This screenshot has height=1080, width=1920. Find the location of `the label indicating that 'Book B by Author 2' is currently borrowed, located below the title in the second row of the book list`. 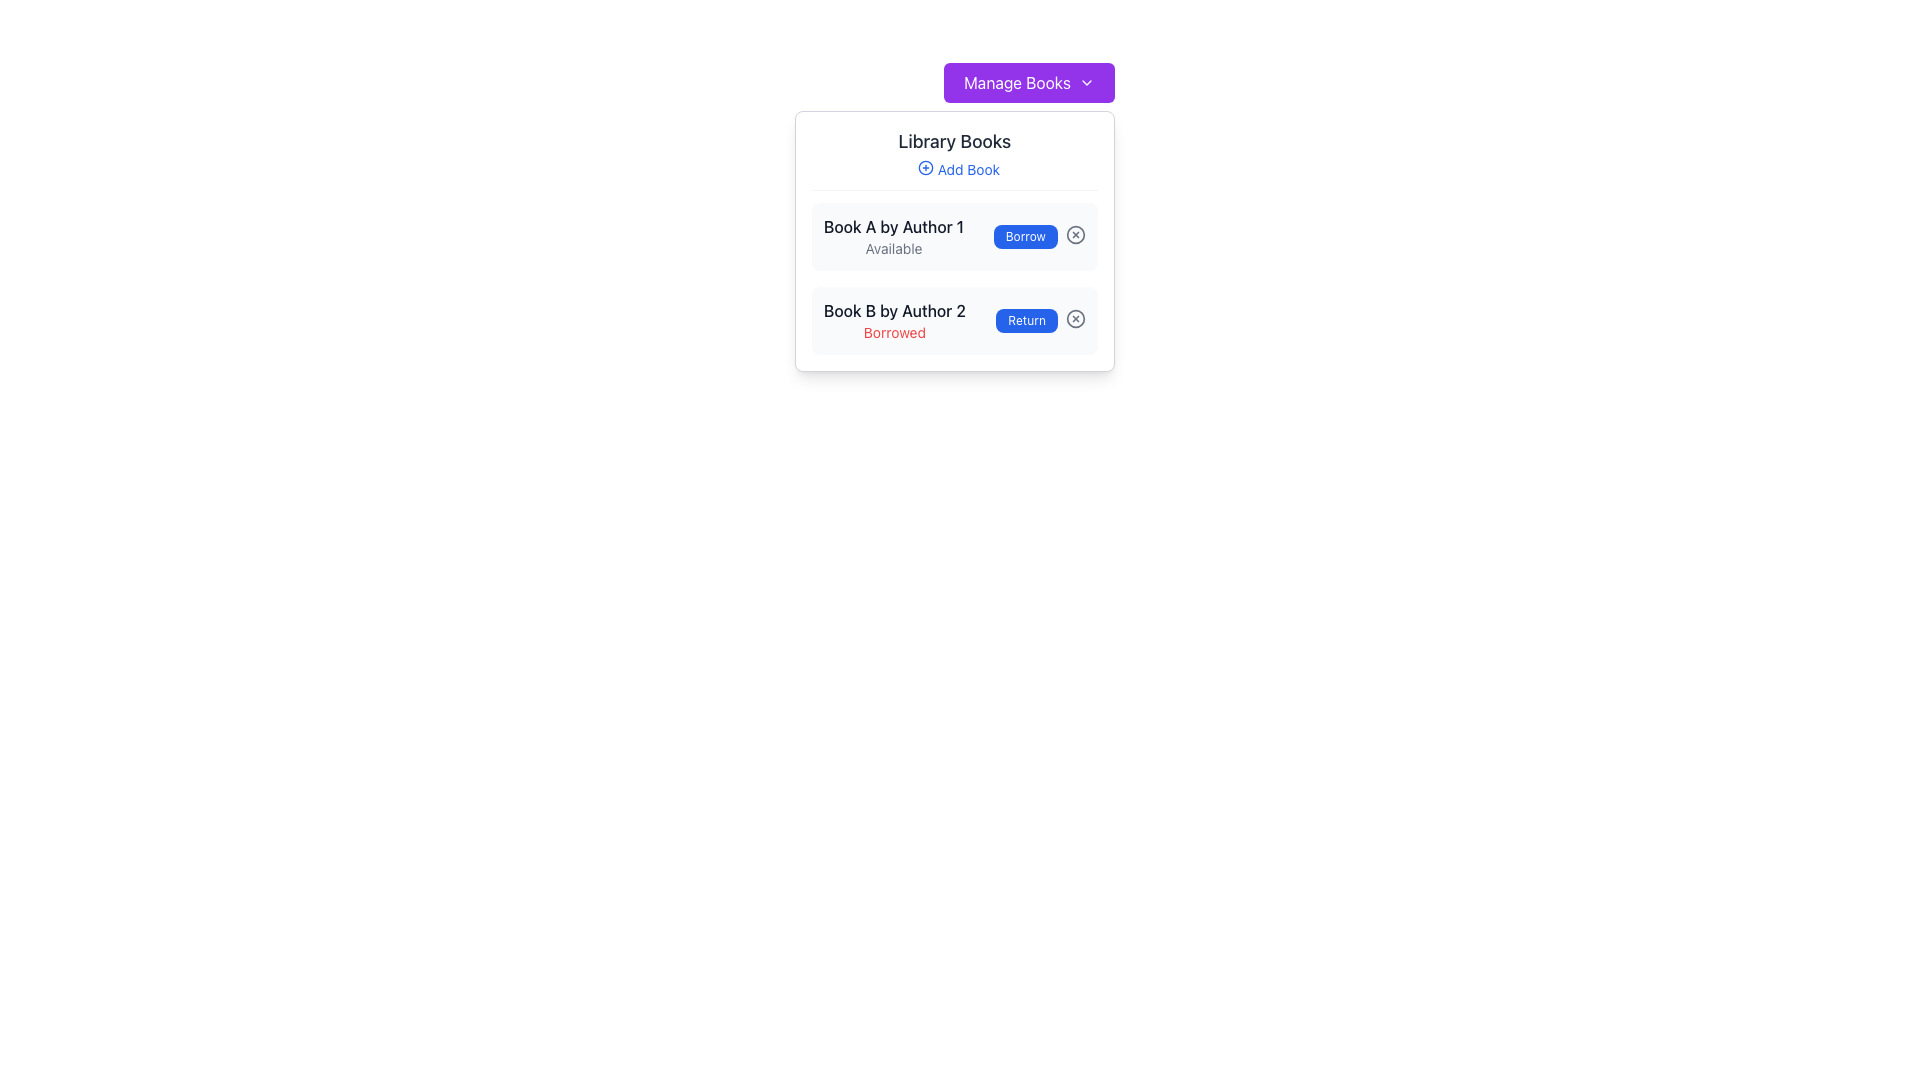

the label indicating that 'Book B by Author 2' is currently borrowed, located below the title in the second row of the book list is located at coordinates (893, 331).